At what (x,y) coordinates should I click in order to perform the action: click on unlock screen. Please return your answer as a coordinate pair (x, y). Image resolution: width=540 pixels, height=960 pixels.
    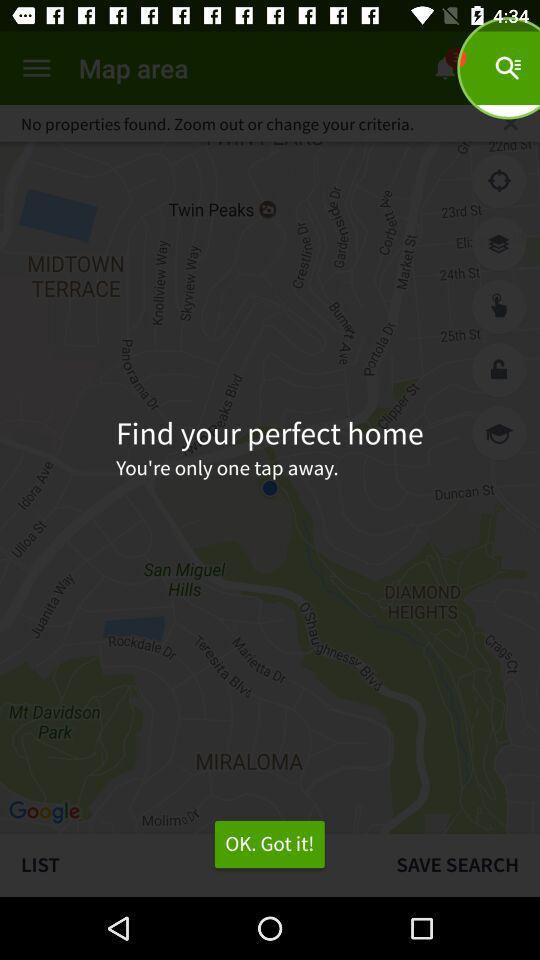
    Looking at the image, I should click on (498, 369).